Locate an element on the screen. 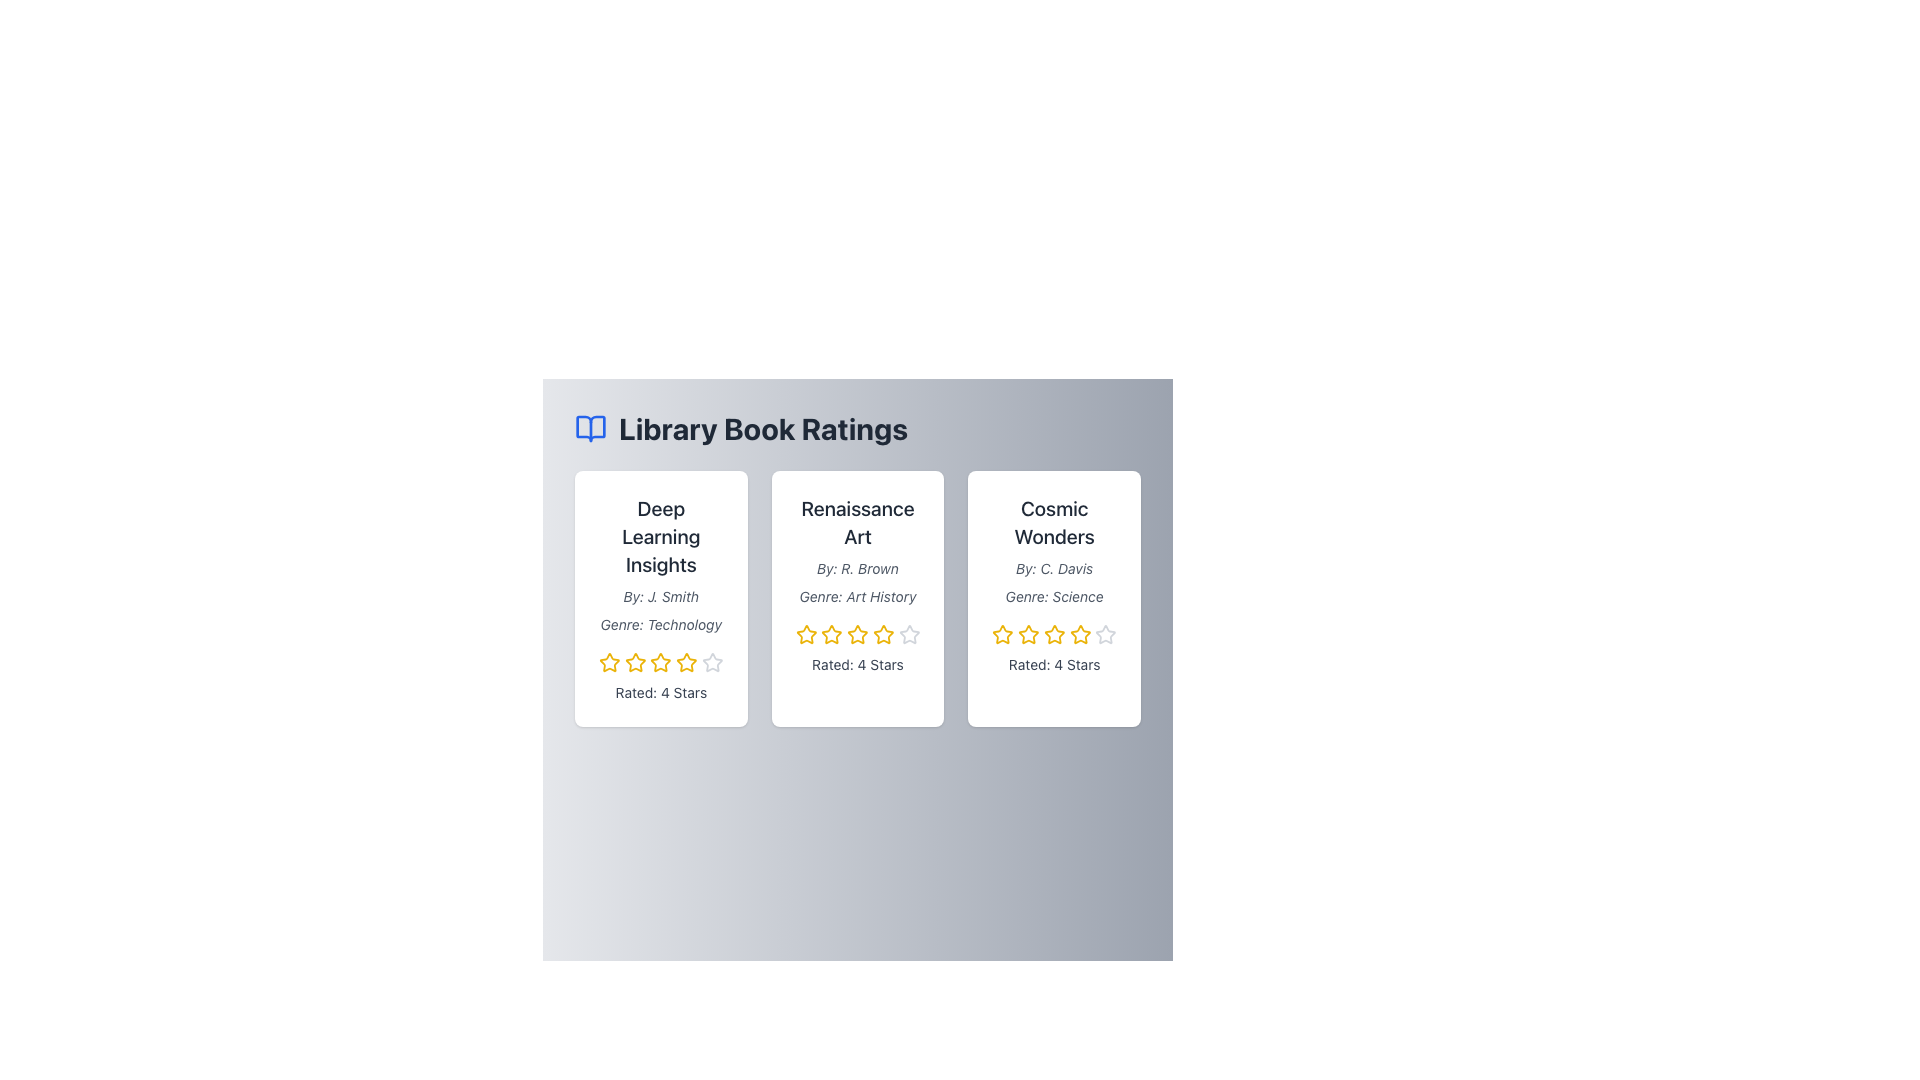  the second star icon in the rating system for the 'Renaissance Art' book to provide or view ratings is located at coordinates (806, 634).